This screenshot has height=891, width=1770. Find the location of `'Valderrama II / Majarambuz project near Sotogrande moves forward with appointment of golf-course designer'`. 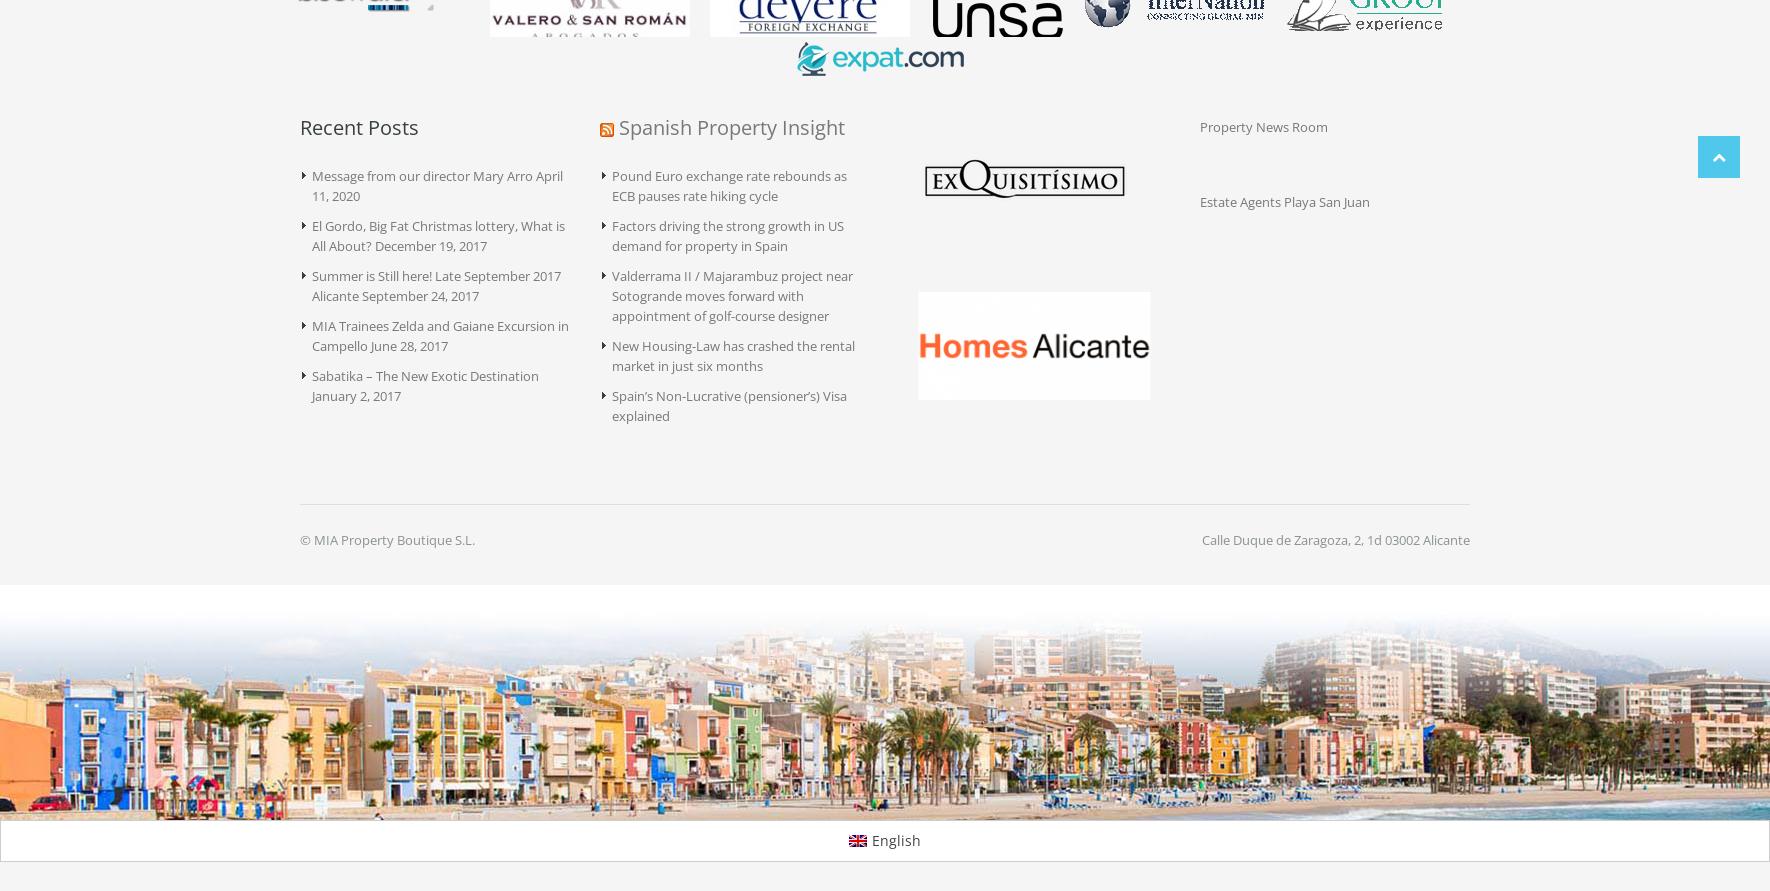

'Valderrama II / Majarambuz project near Sotogrande moves forward with appointment of golf-course designer' is located at coordinates (731, 294).